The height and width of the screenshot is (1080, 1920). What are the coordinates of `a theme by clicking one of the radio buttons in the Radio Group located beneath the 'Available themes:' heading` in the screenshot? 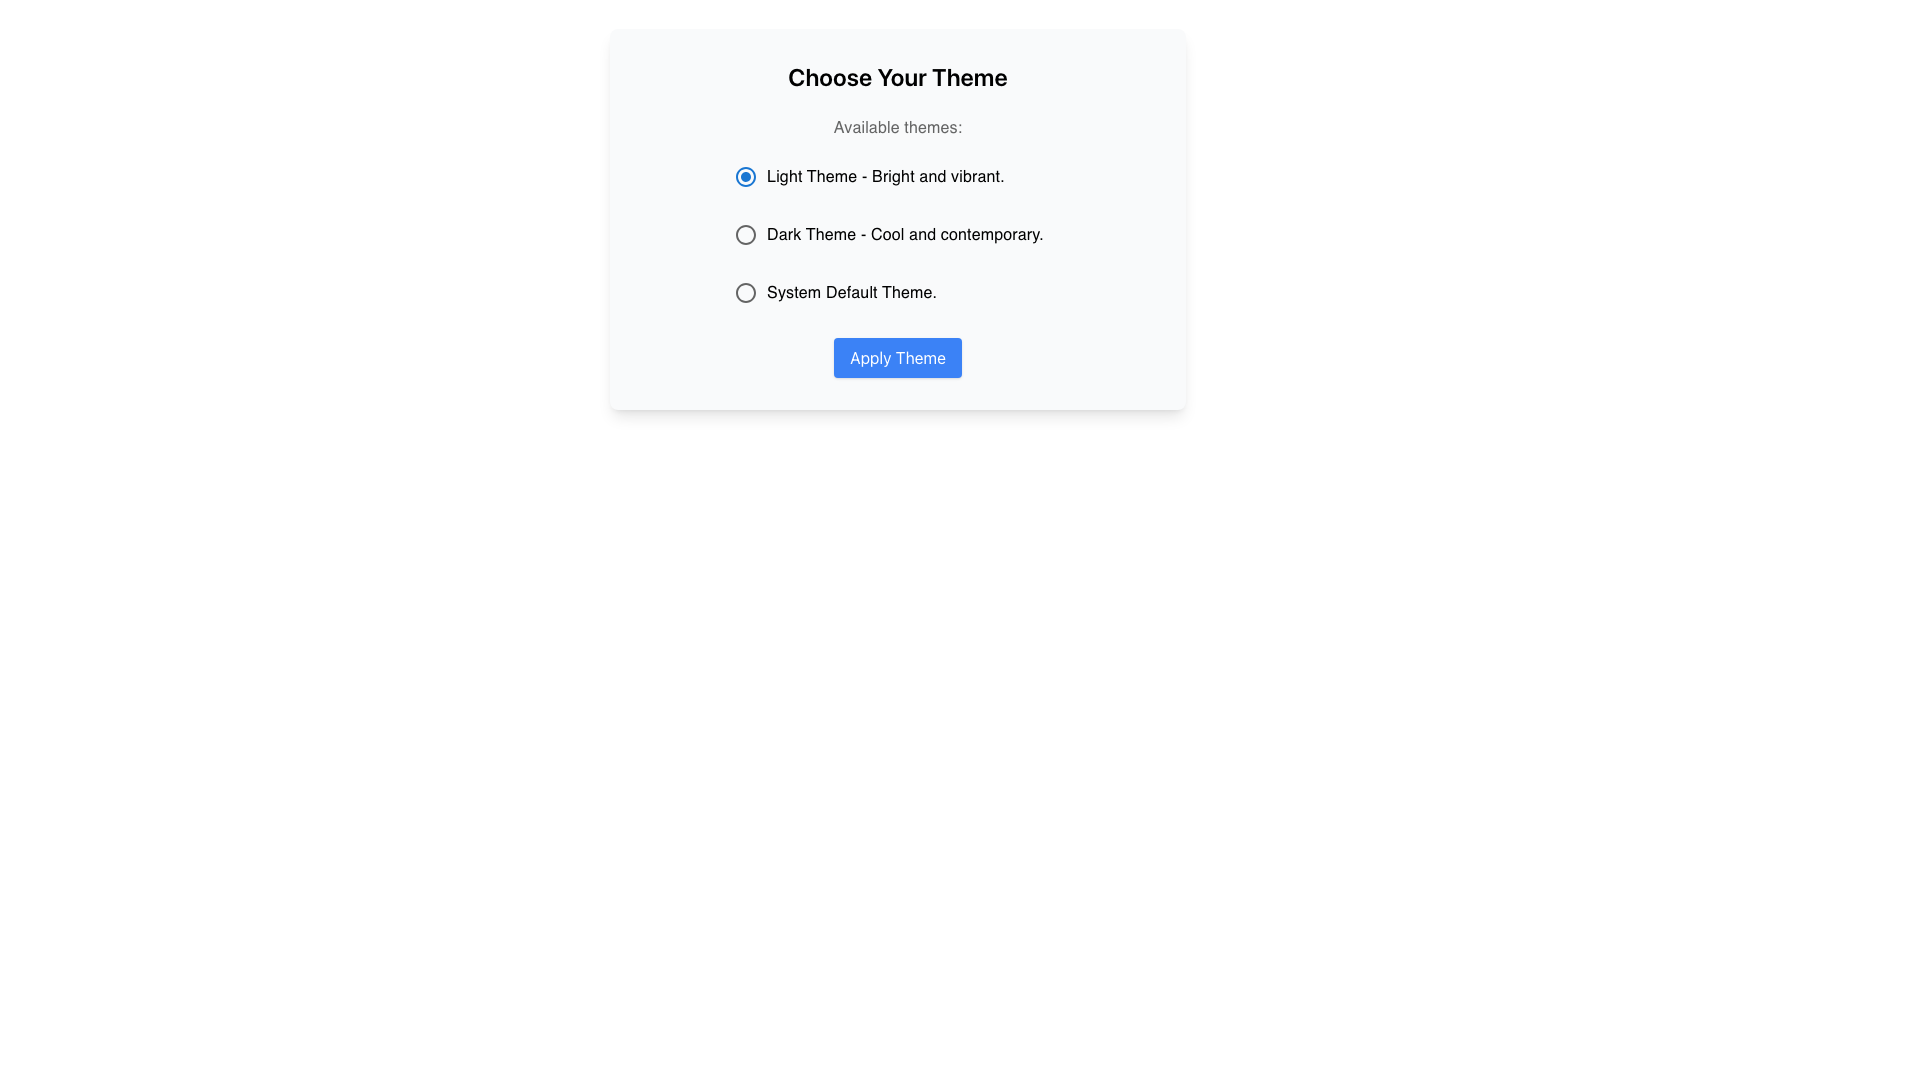 It's located at (896, 215).